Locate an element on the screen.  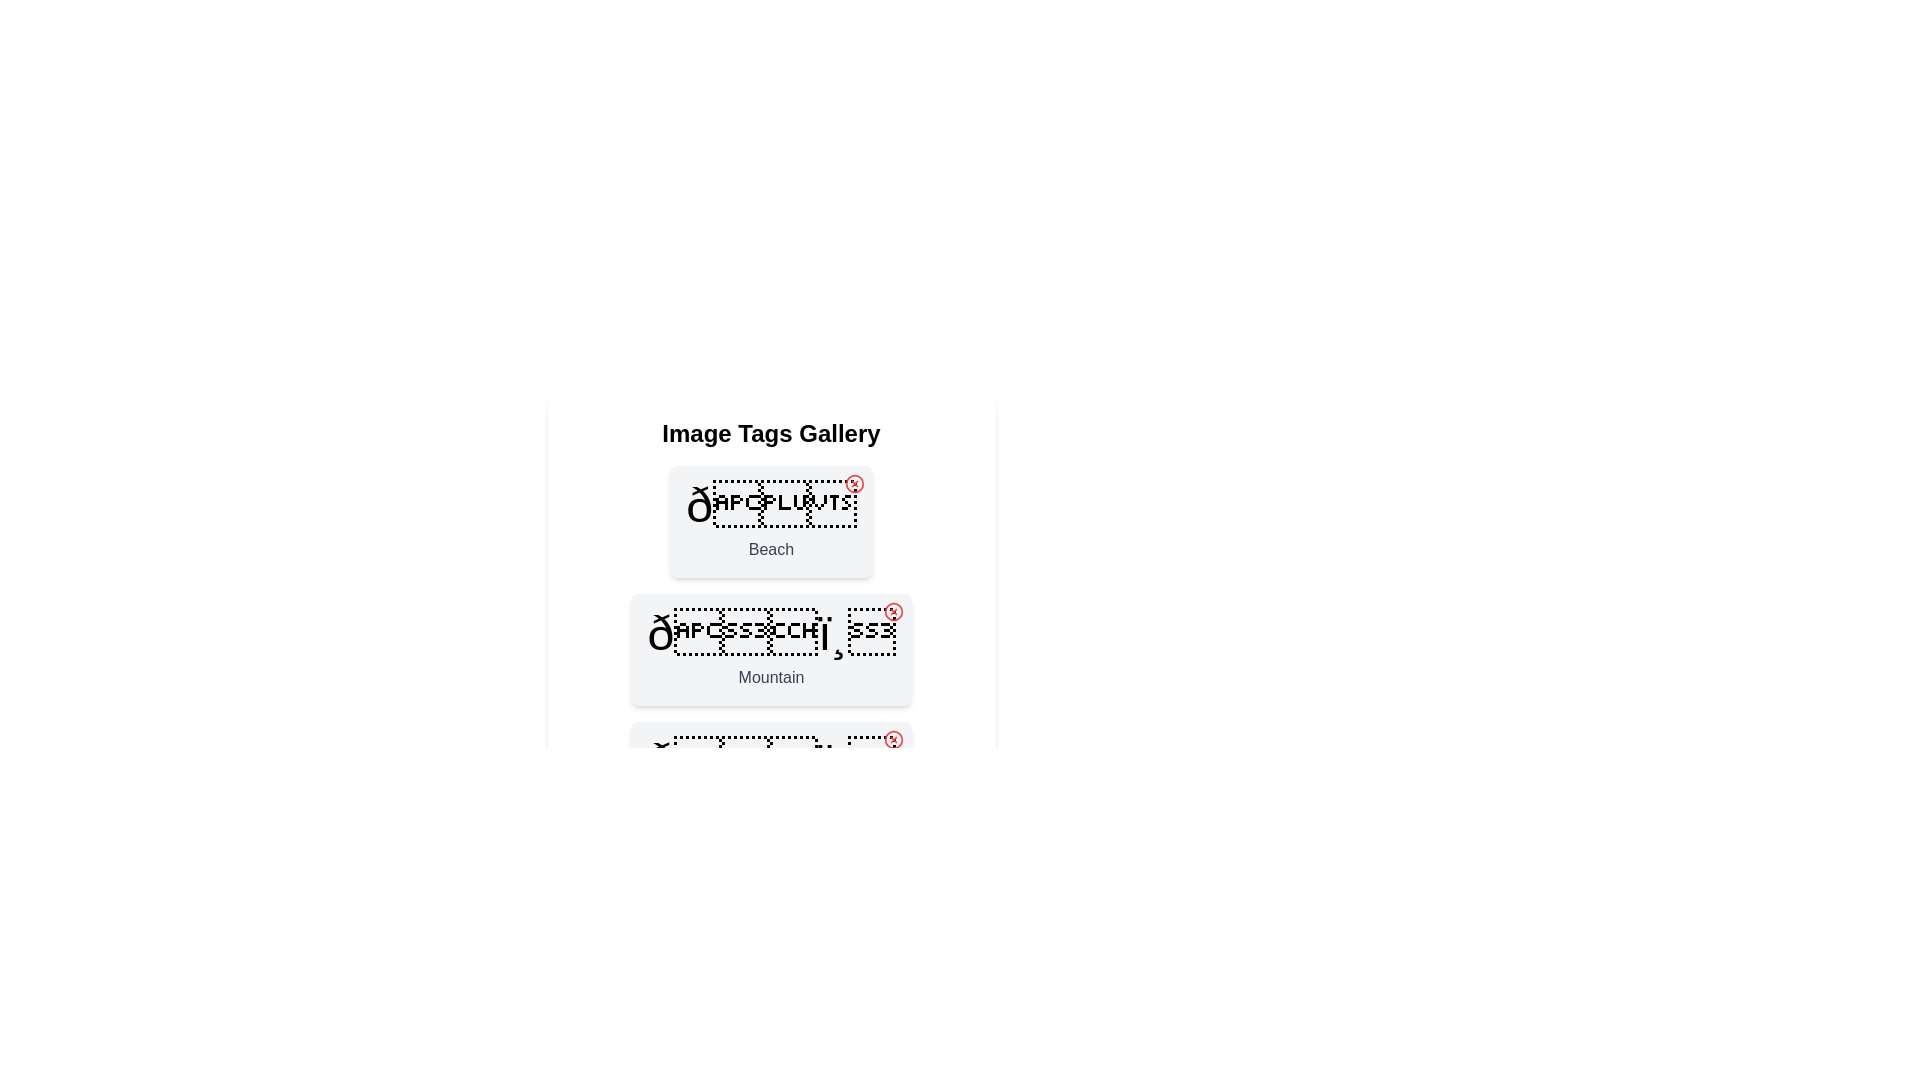
the emoji associated with the tag Beach is located at coordinates (770, 504).